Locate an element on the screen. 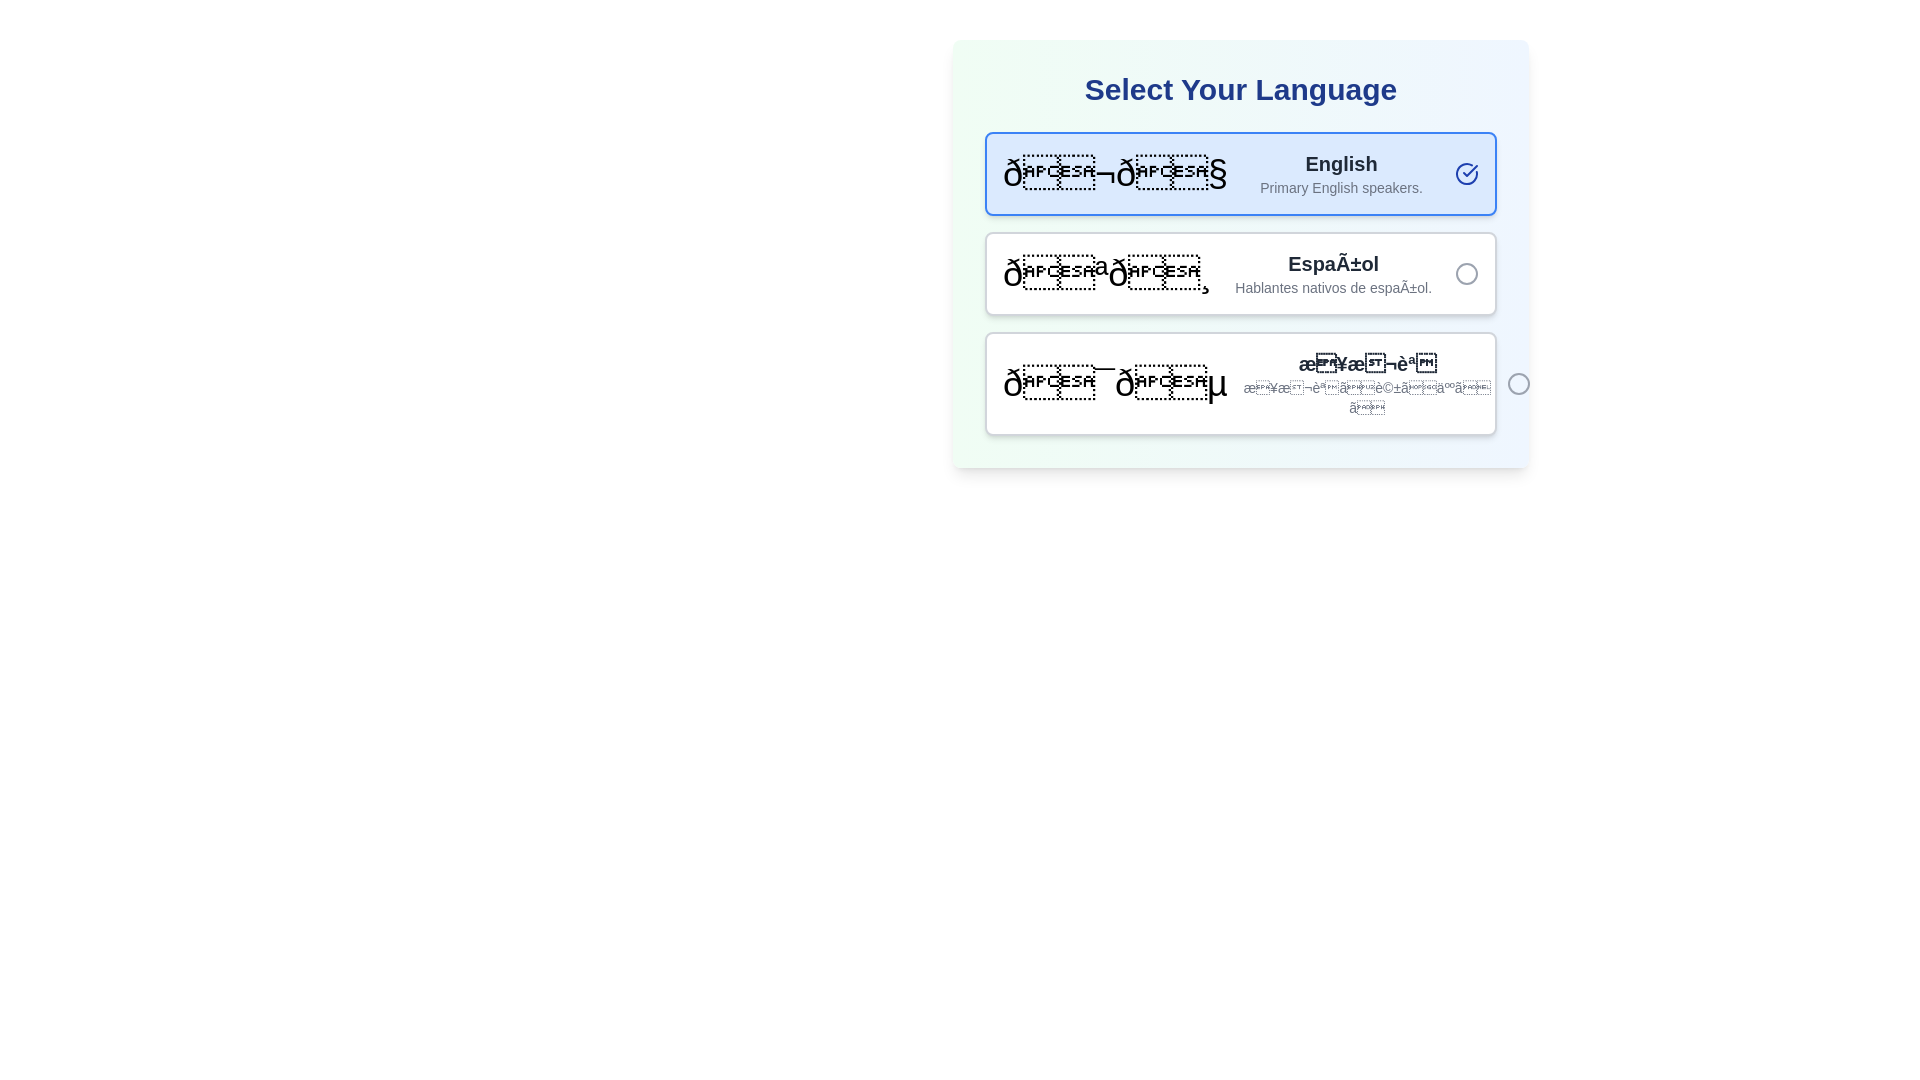 The image size is (1920, 1080). the unselected Circular SVG icon representing the 'Español' language option in the language selection menu is located at coordinates (1467, 273).